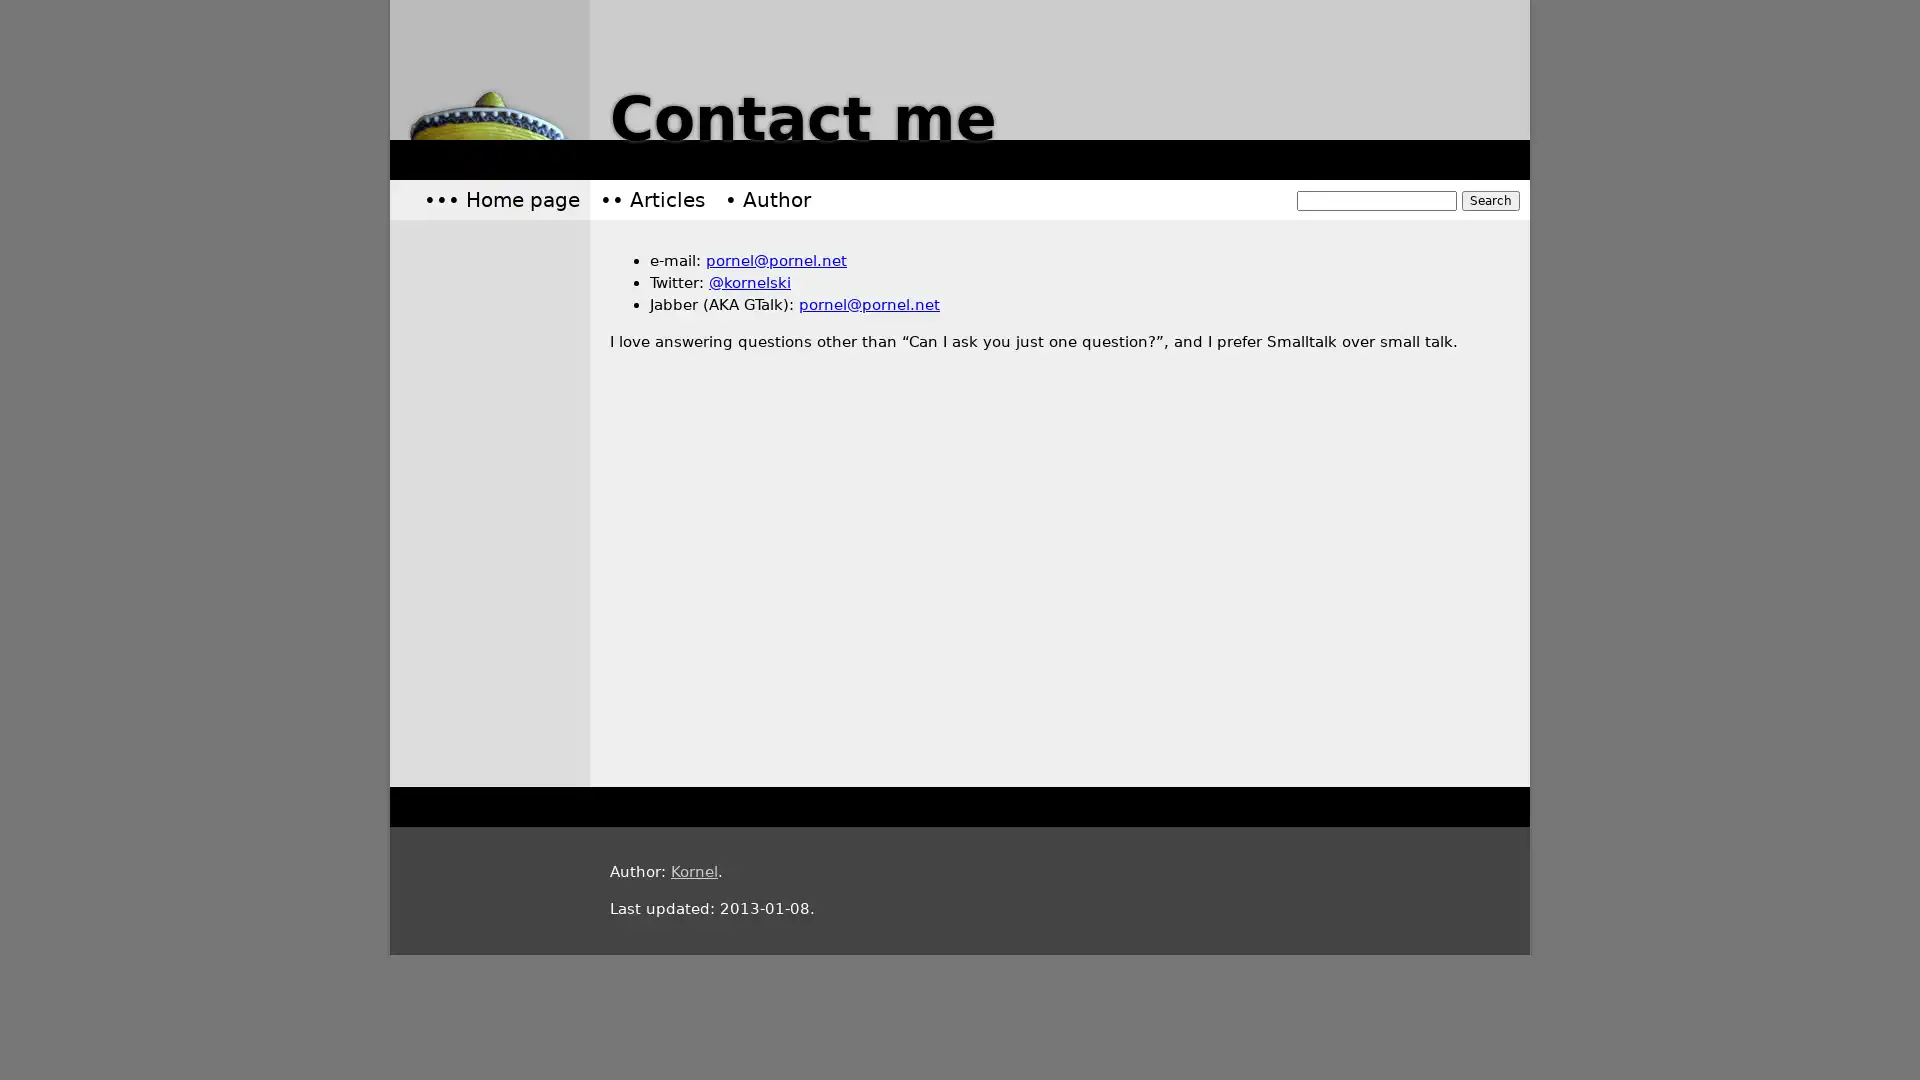 The height and width of the screenshot is (1080, 1920). Describe the element at coordinates (1491, 200) in the screenshot. I see `Search` at that location.